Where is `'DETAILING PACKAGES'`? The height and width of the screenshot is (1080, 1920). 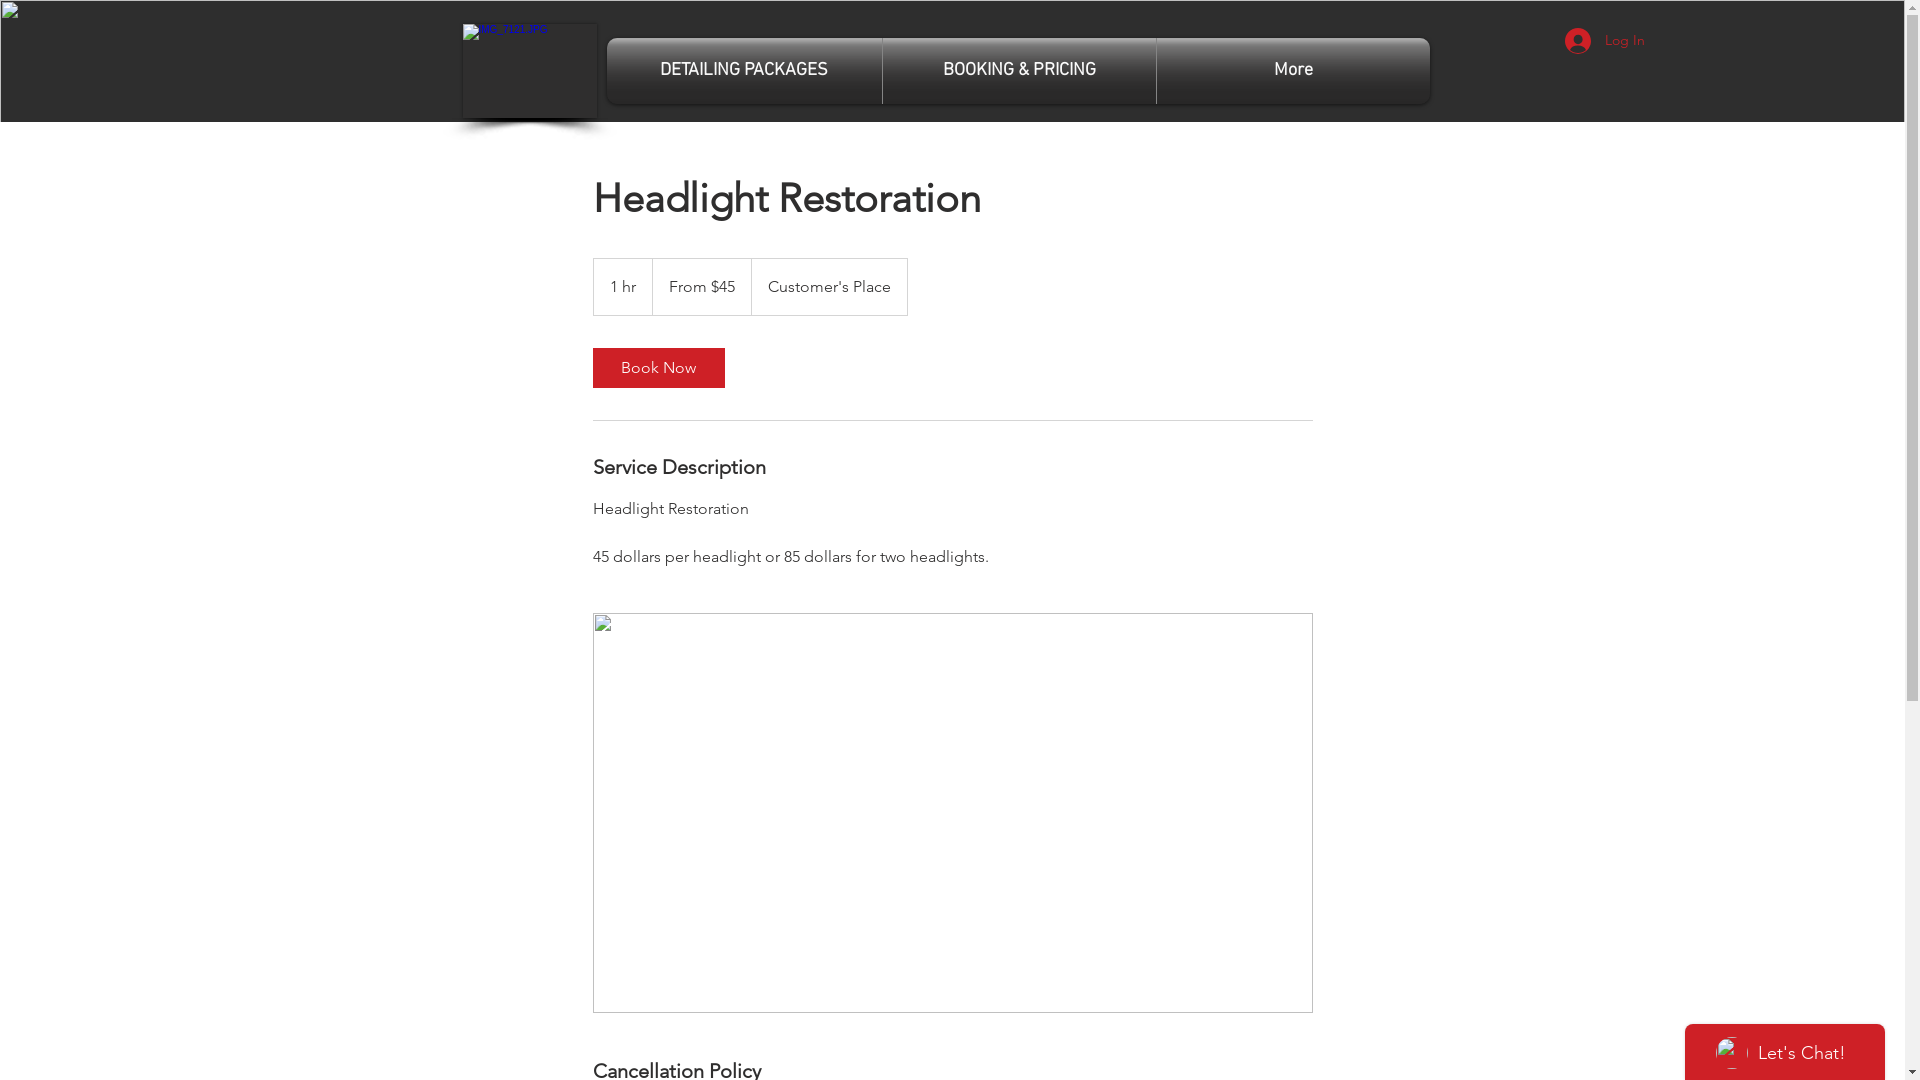
'DETAILING PACKAGES' is located at coordinates (742, 69).